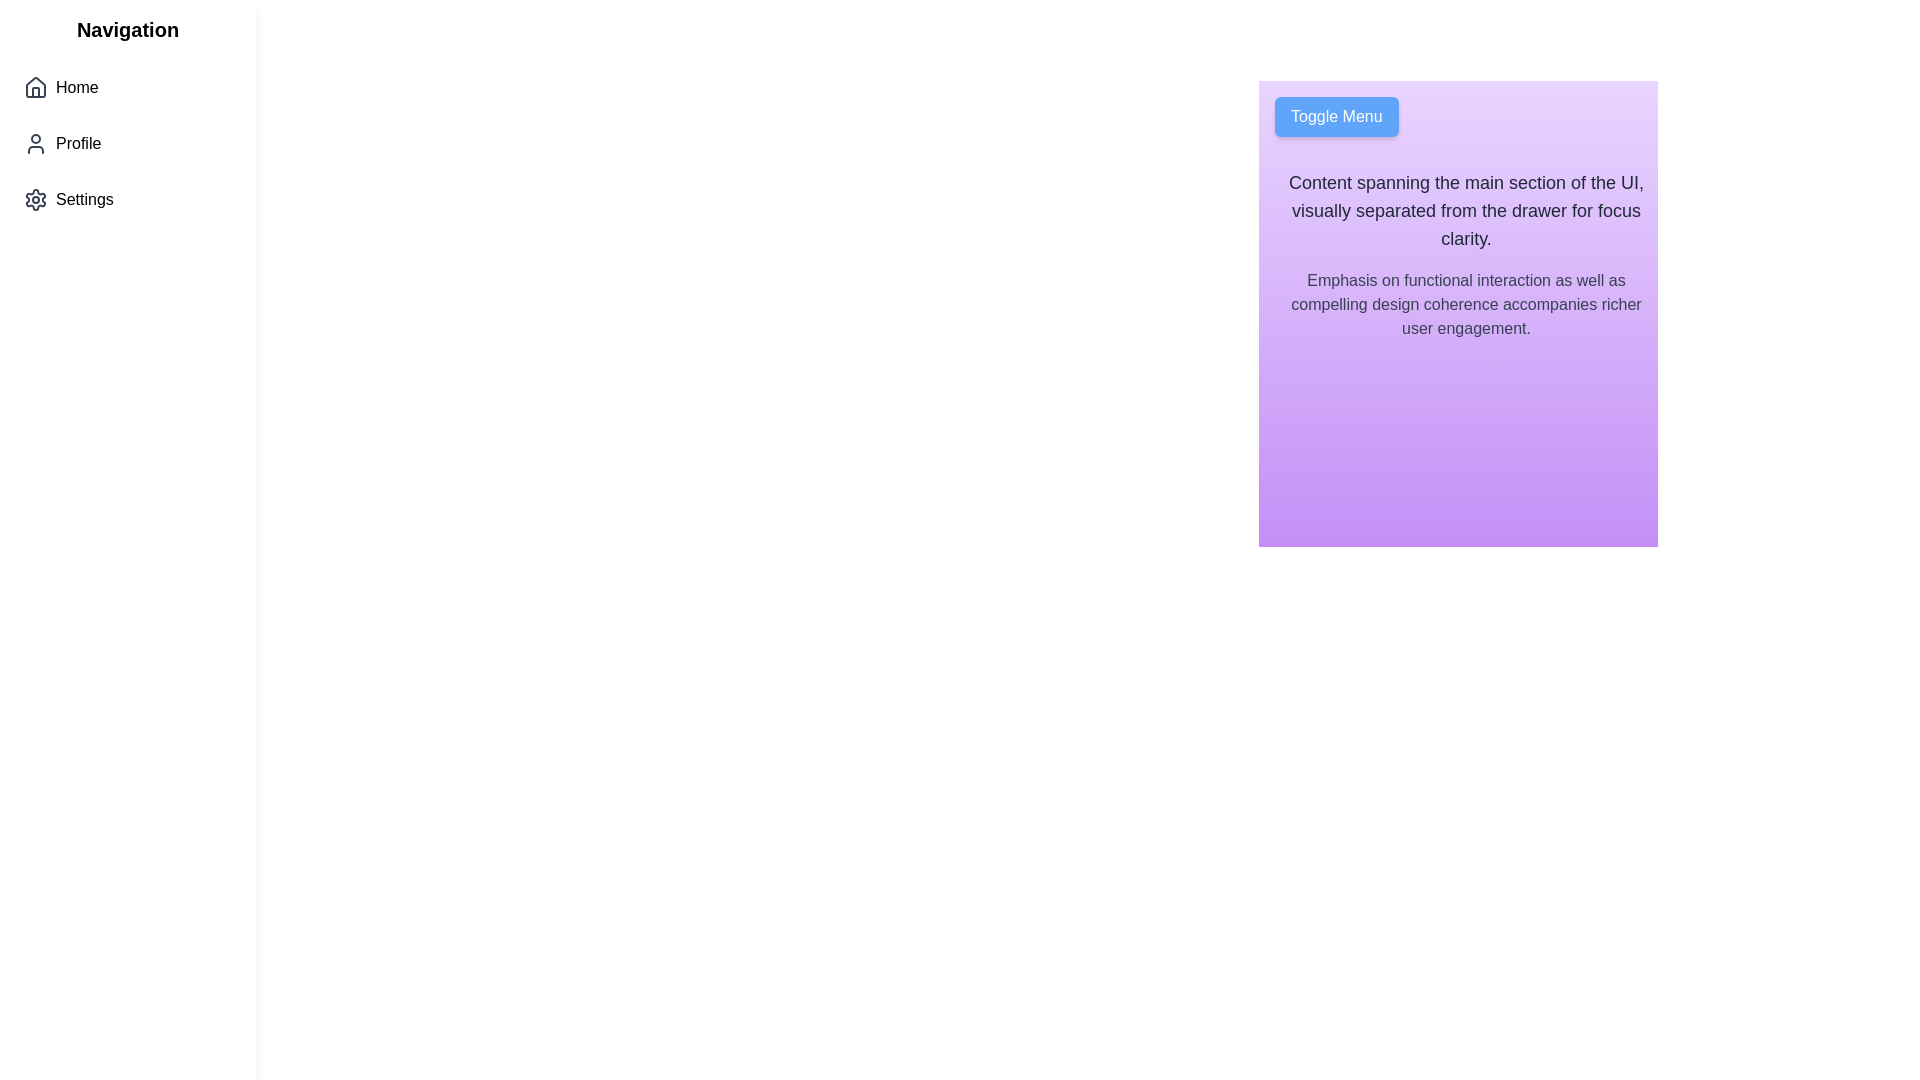 This screenshot has width=1920, height=1080. Describe the element at coordinates (35, 200) in the screenshot. I see `the dark blue gear icon labeled 'Settings' in the navigation sidebar` at that location.